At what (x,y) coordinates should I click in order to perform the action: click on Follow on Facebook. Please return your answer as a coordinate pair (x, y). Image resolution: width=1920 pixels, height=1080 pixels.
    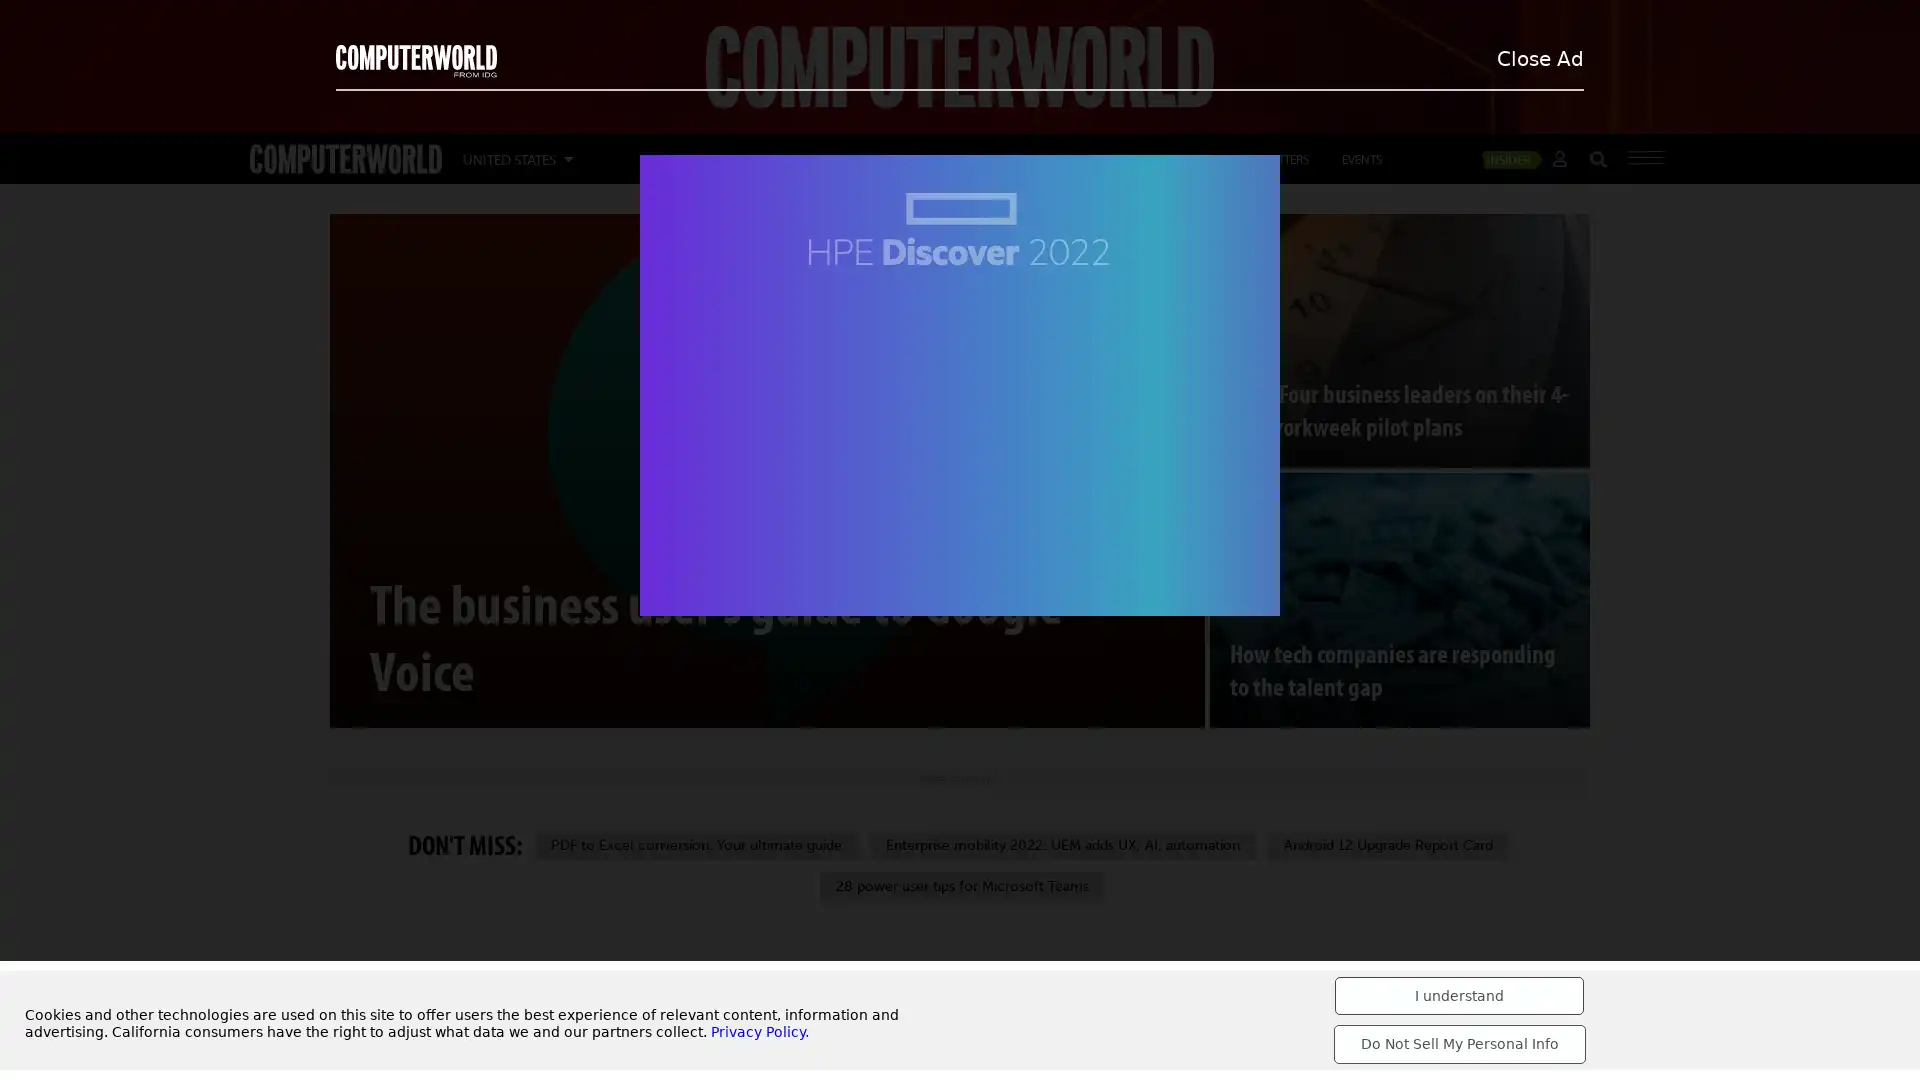
    Looking at the image, I should click on (565, 963).